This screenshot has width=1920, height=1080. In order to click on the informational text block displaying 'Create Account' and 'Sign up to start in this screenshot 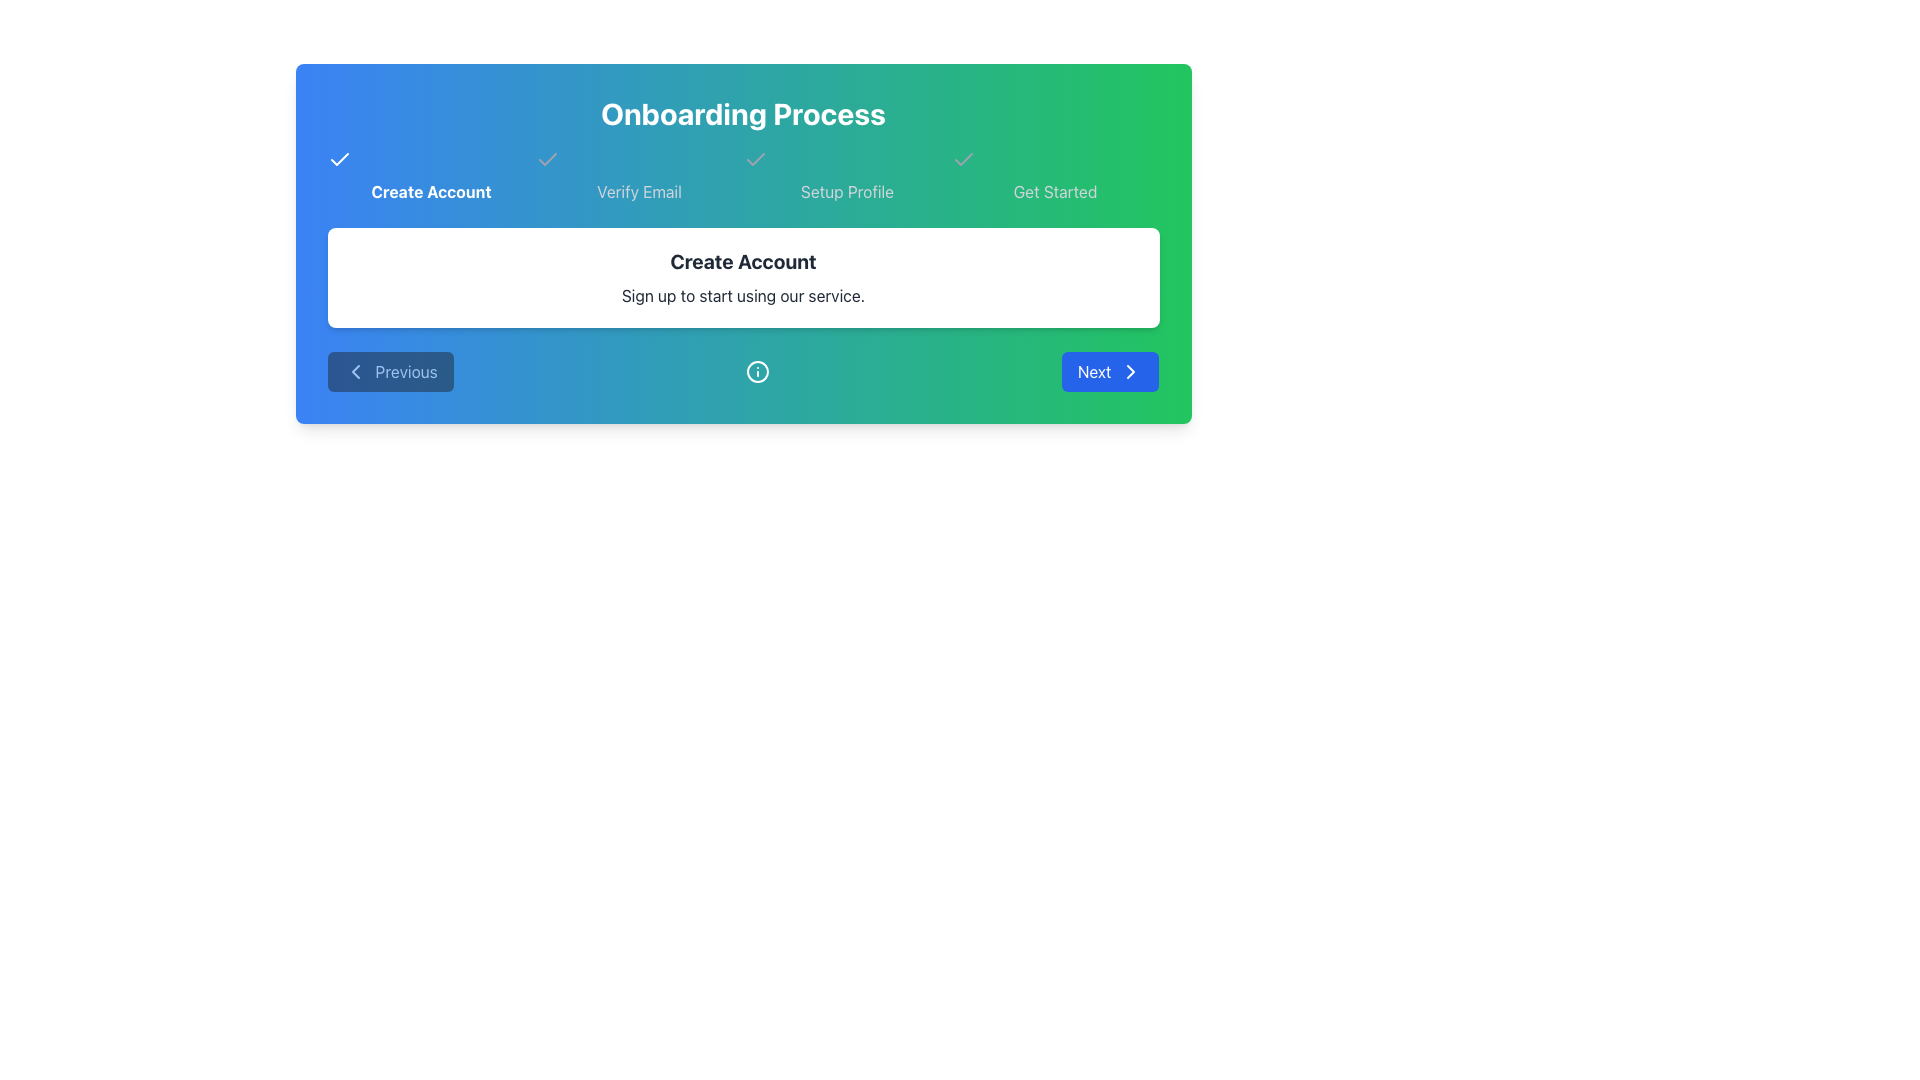, I will do `click(742, 277)`.